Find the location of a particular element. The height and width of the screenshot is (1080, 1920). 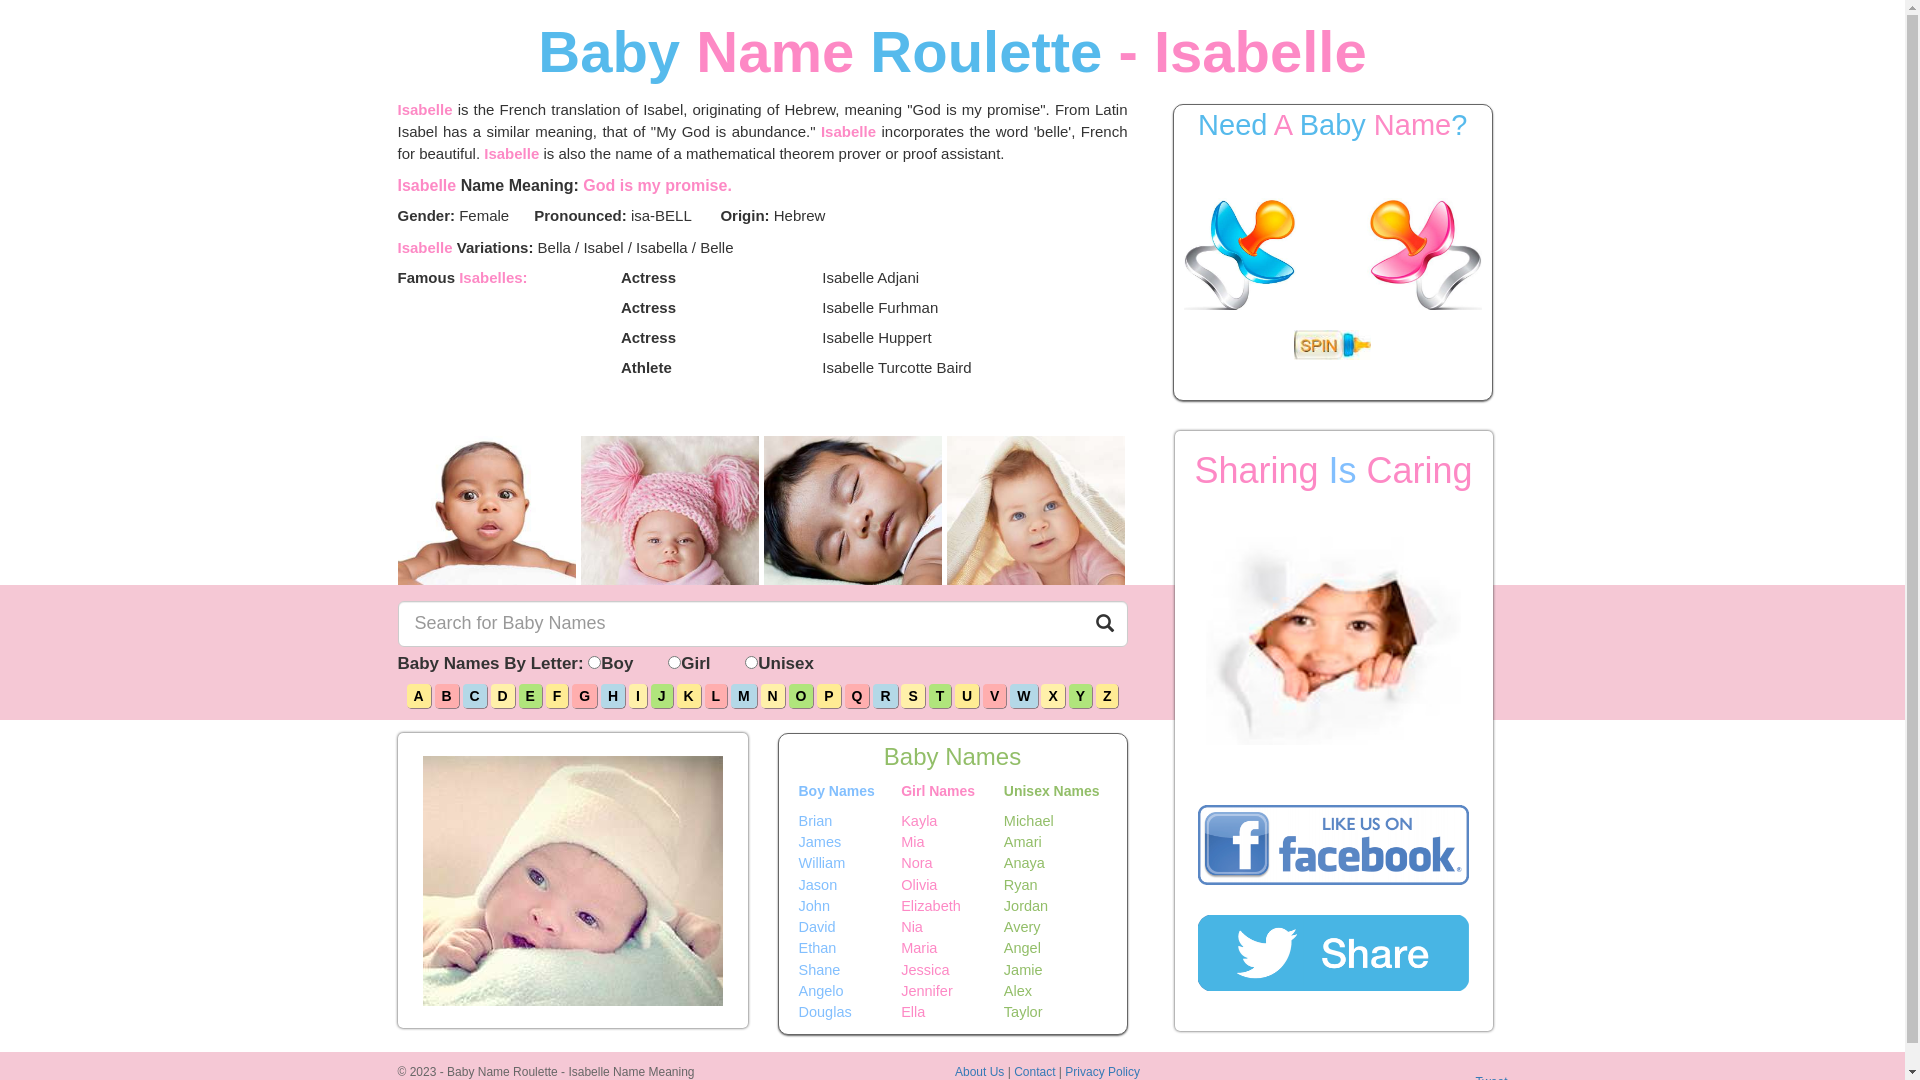

'Mia' is located at coordinates (951, 842).